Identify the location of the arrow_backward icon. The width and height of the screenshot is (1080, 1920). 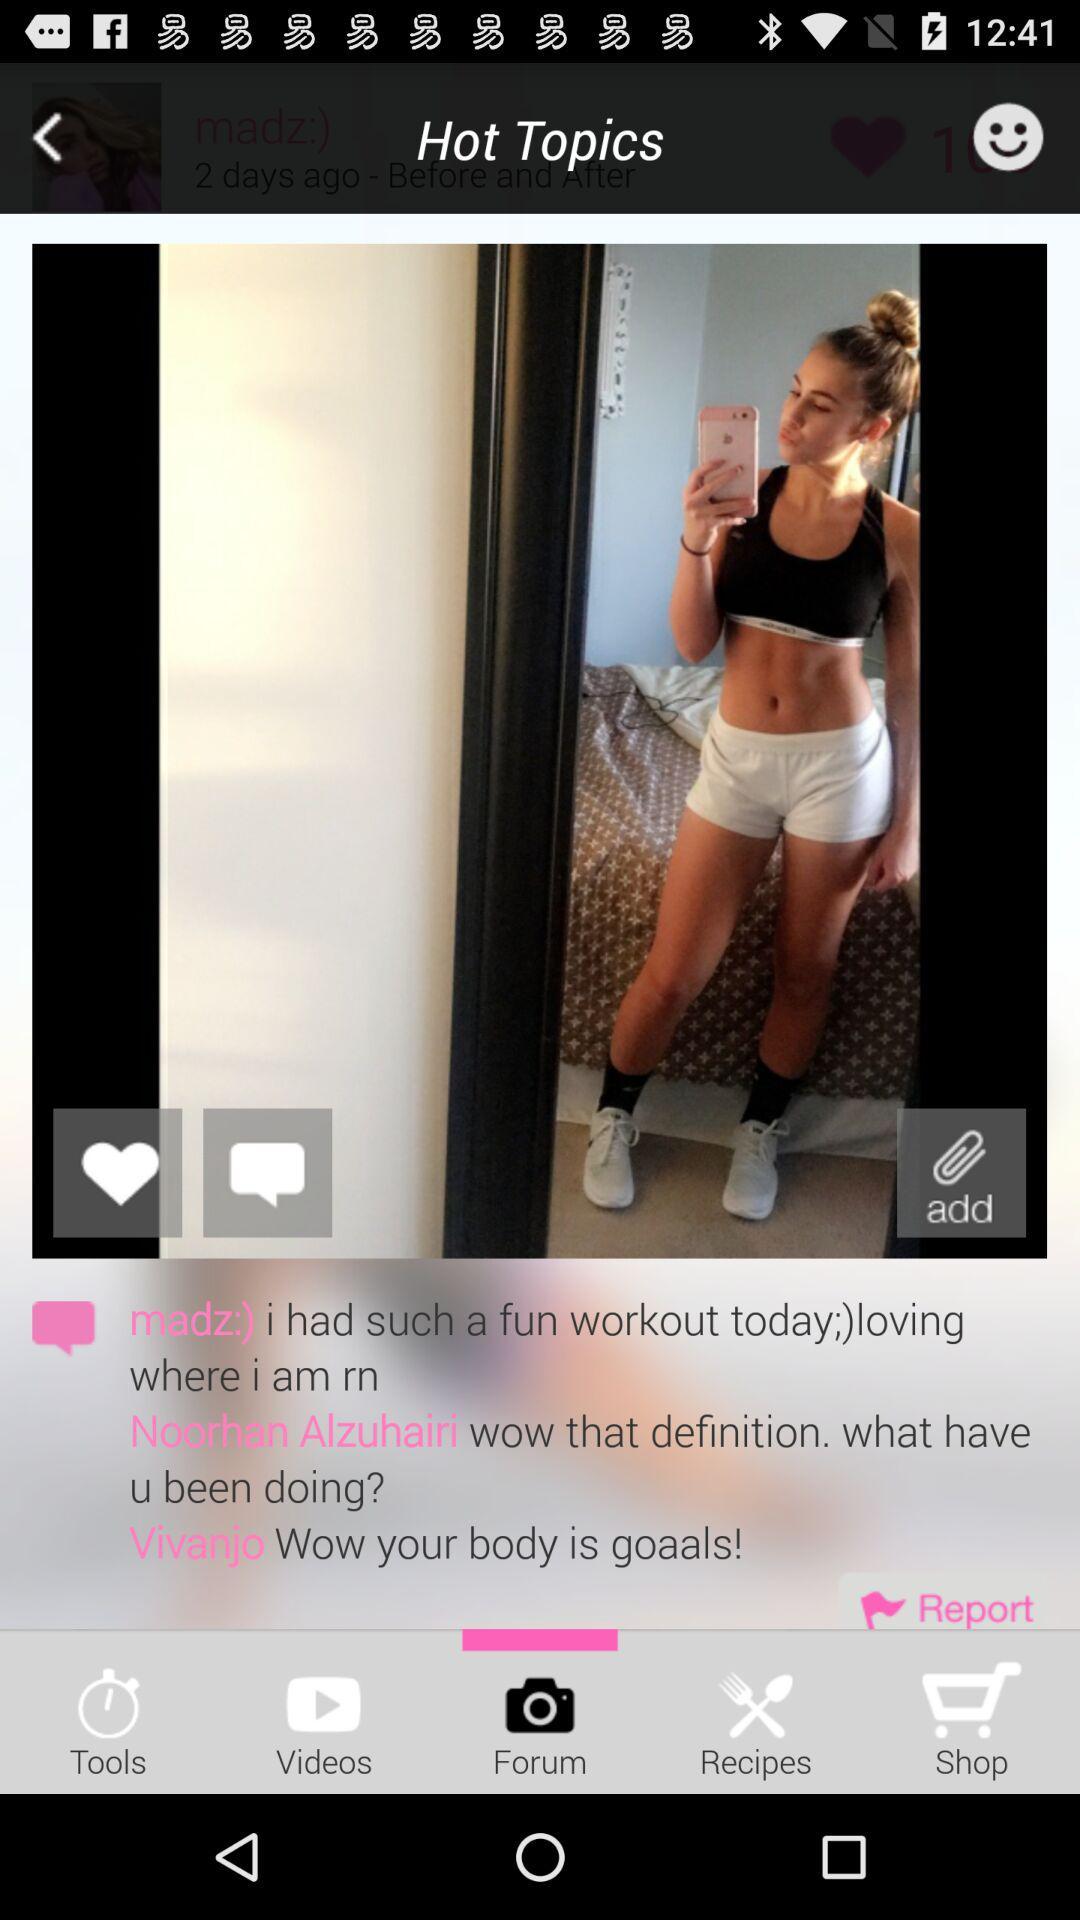
(74, 147).